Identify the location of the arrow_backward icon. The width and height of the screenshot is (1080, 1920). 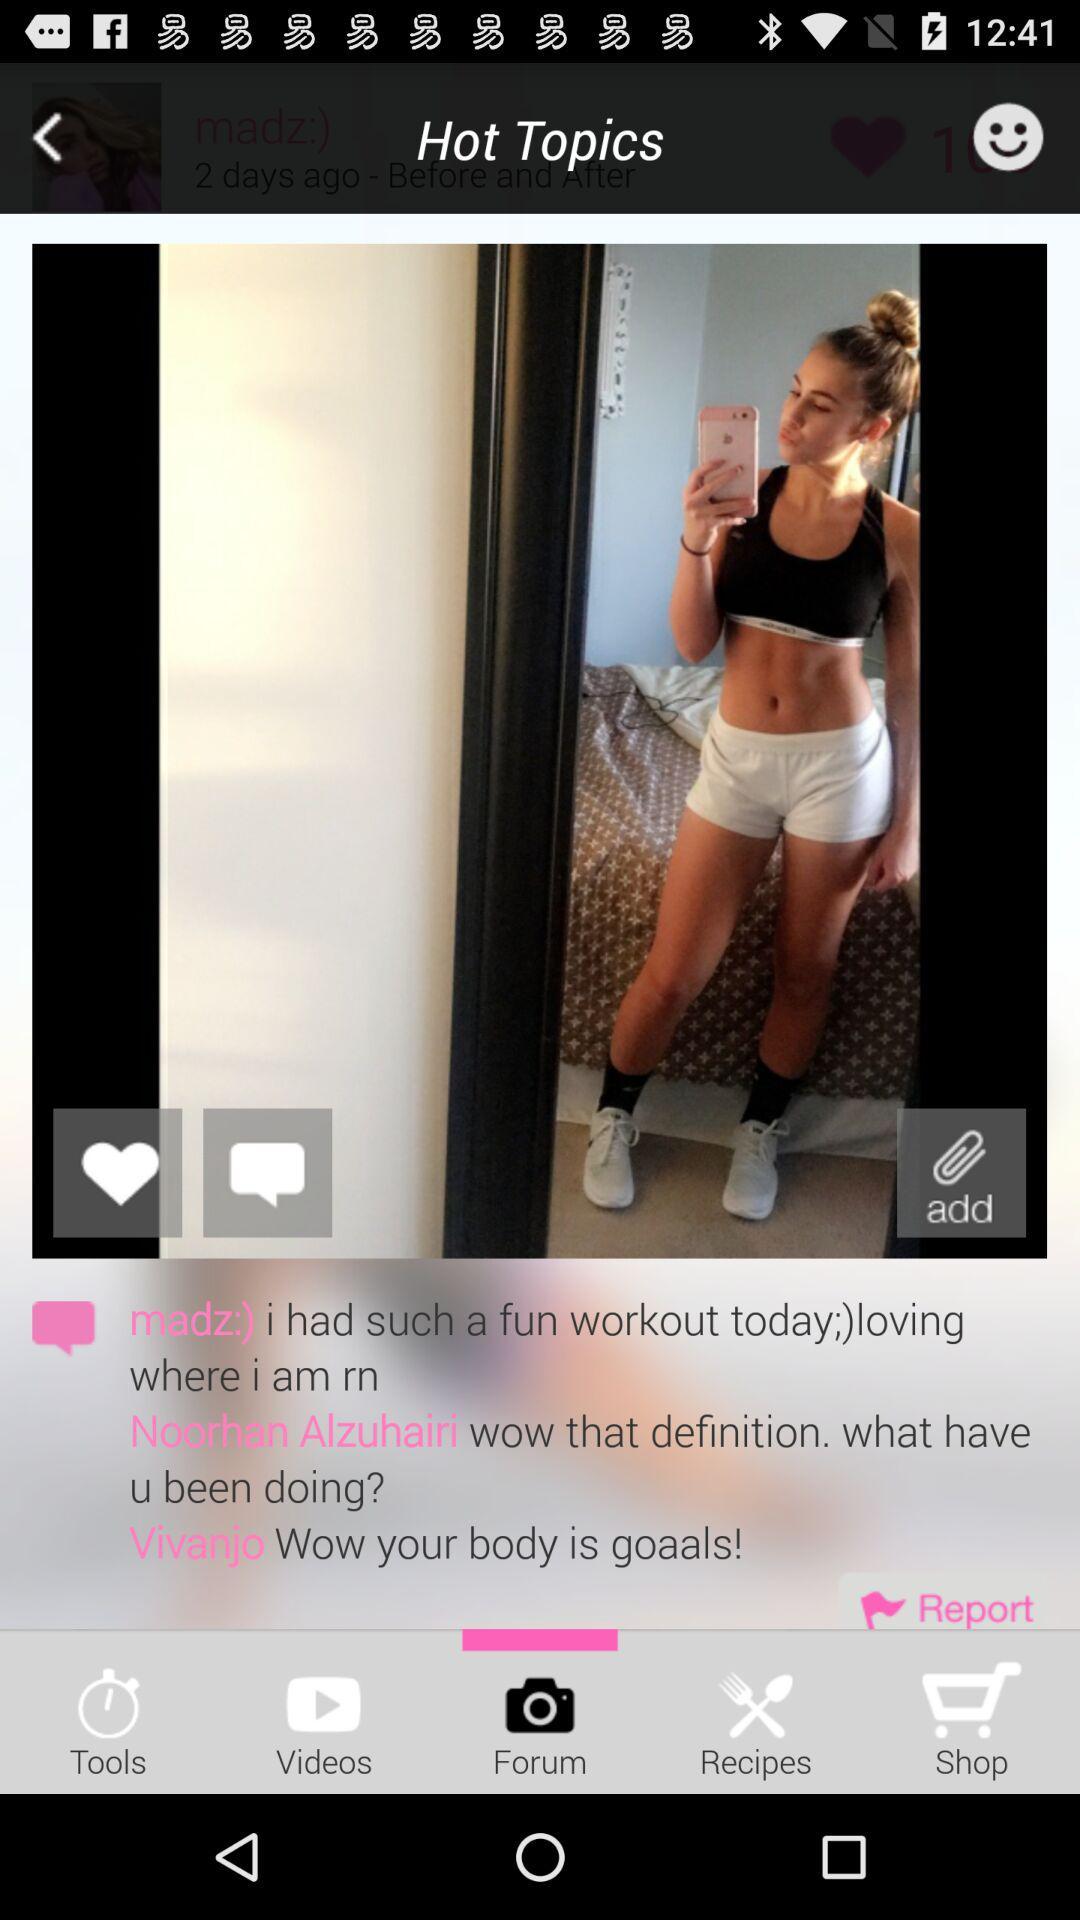
(74, 147).